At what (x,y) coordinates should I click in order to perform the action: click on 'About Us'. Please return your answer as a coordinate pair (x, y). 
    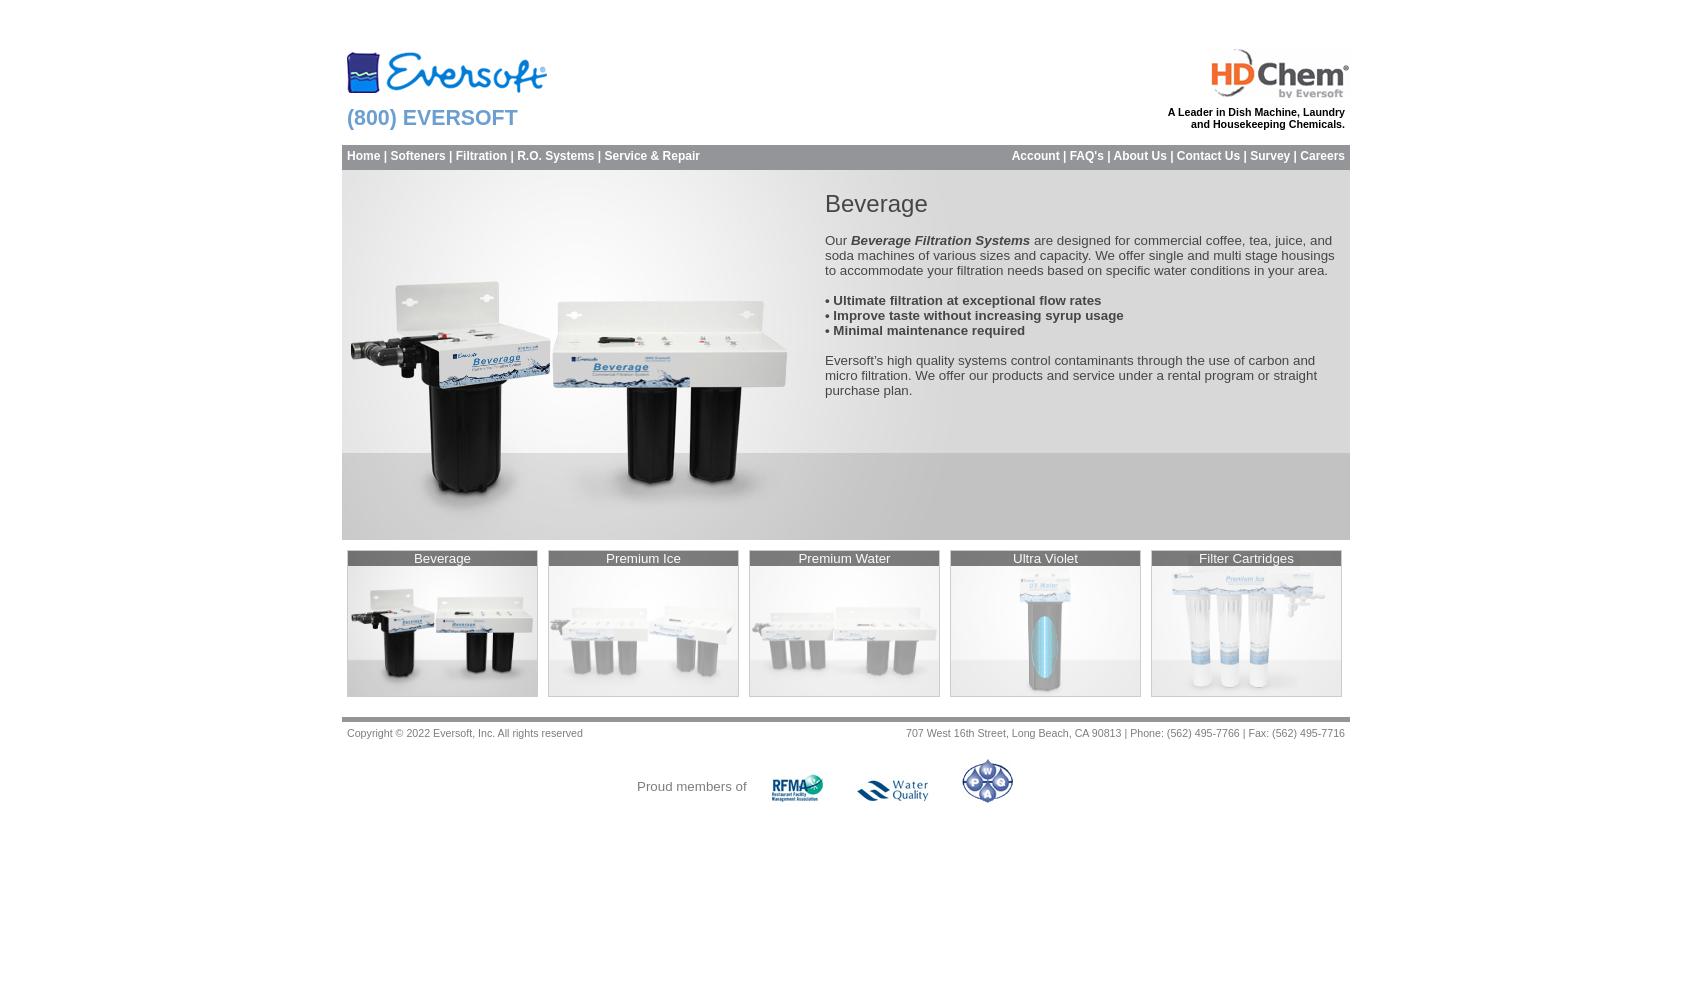
    Looking at the image, I should click on (1138, 156).